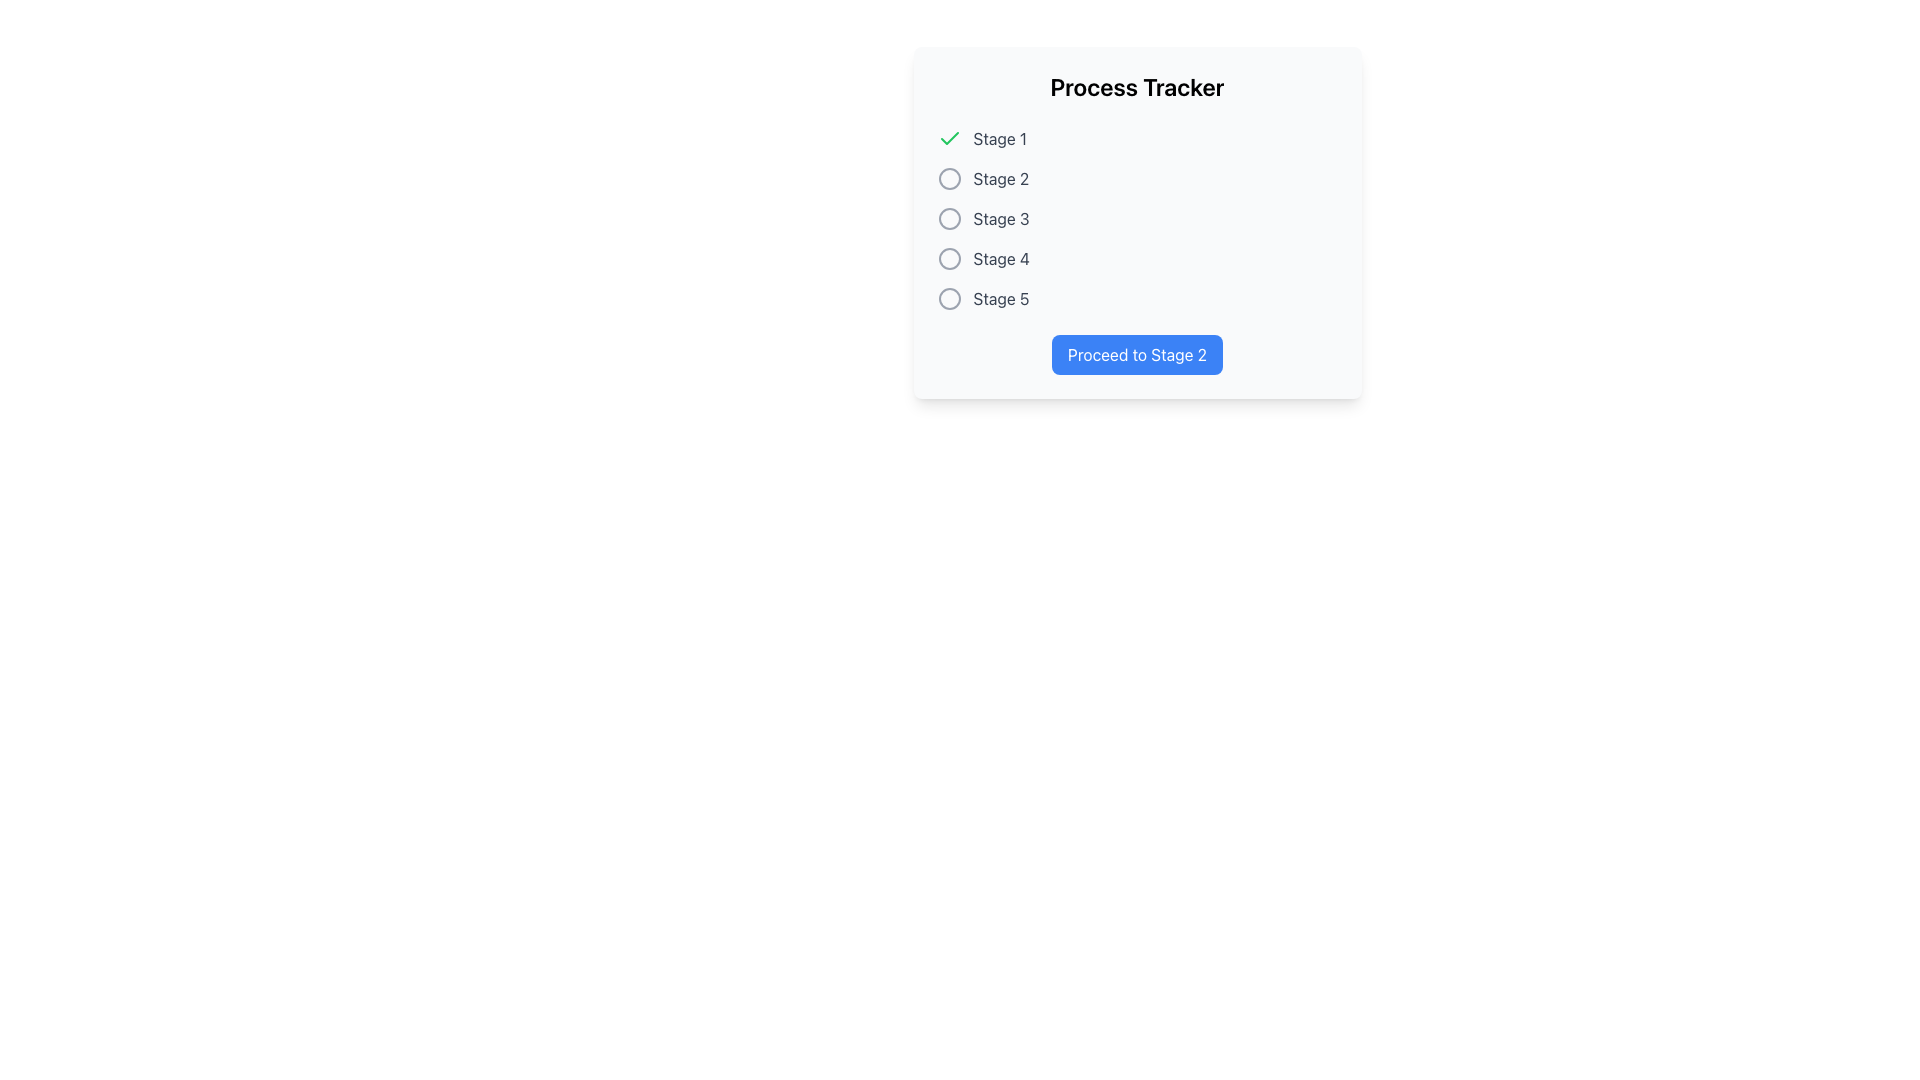 This screenshot has height=1080, width=1920. What do you see at coordinates (948, 137) in the screenshot?
I see `the completed status icon for 'Stage 1' in the process tracker, which is located to the left of the text 'Stage 1'` at bounding box center [948, 137].